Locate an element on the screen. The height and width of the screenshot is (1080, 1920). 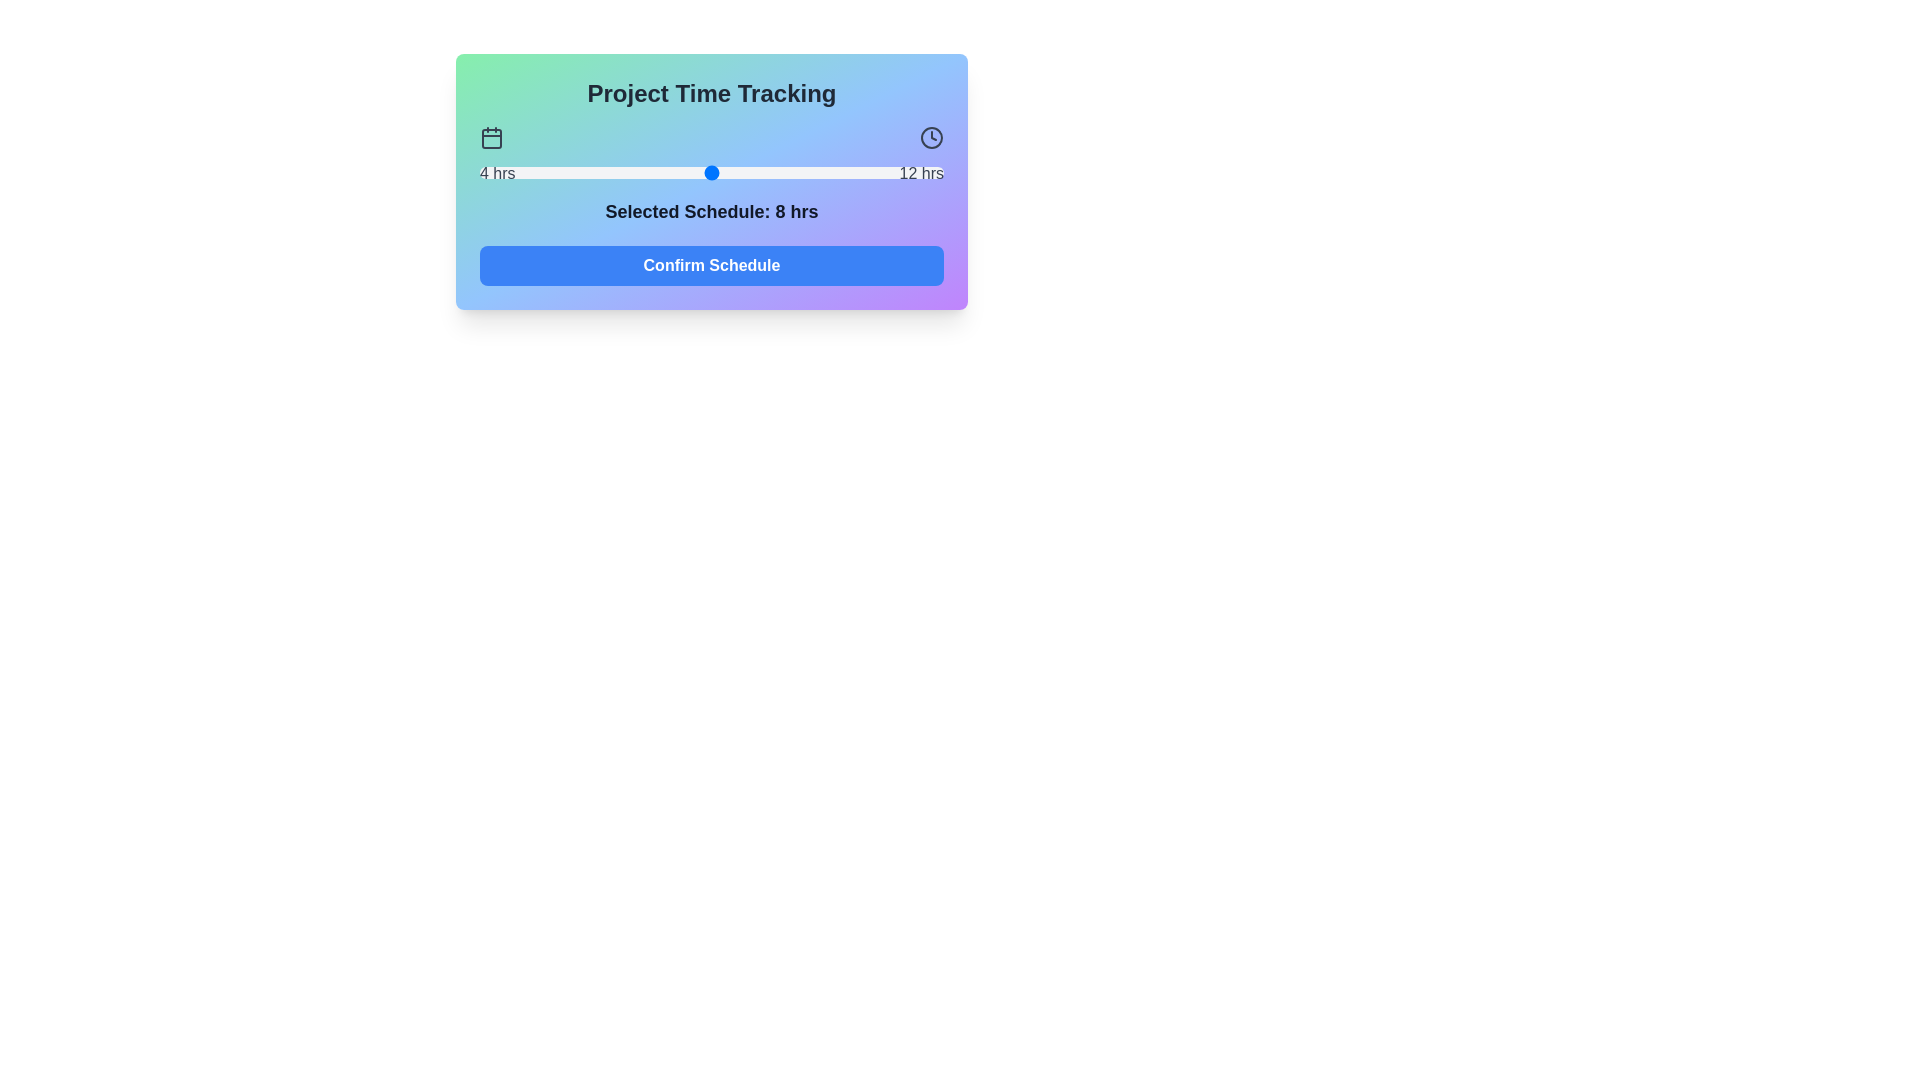
'Confirm Schedule' button to submit the selected schedule is located at coordinates (711, 265).